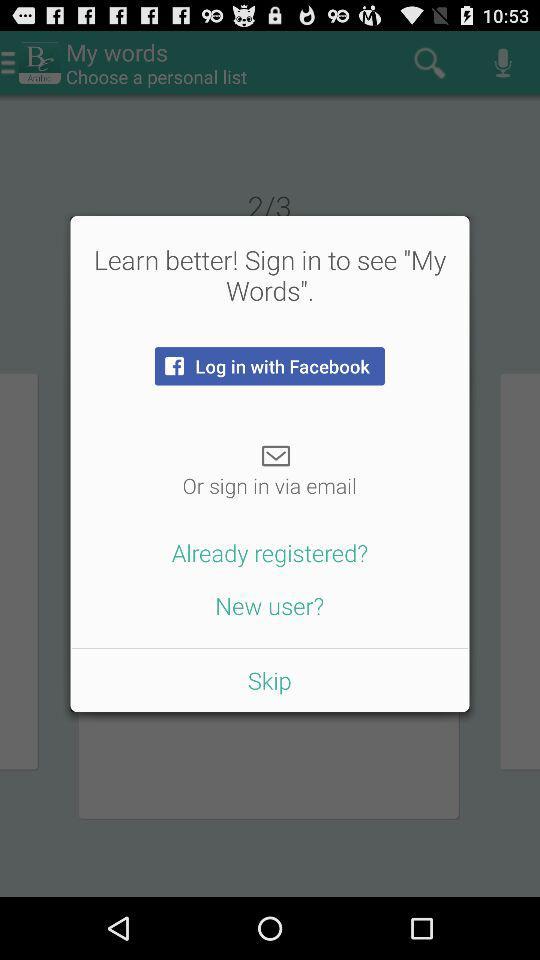 The image size is (540, 960). What do you see at coordinates (270, 552) in the screenshot?
I see `the already registered? button` at bounding box center [270, 552].